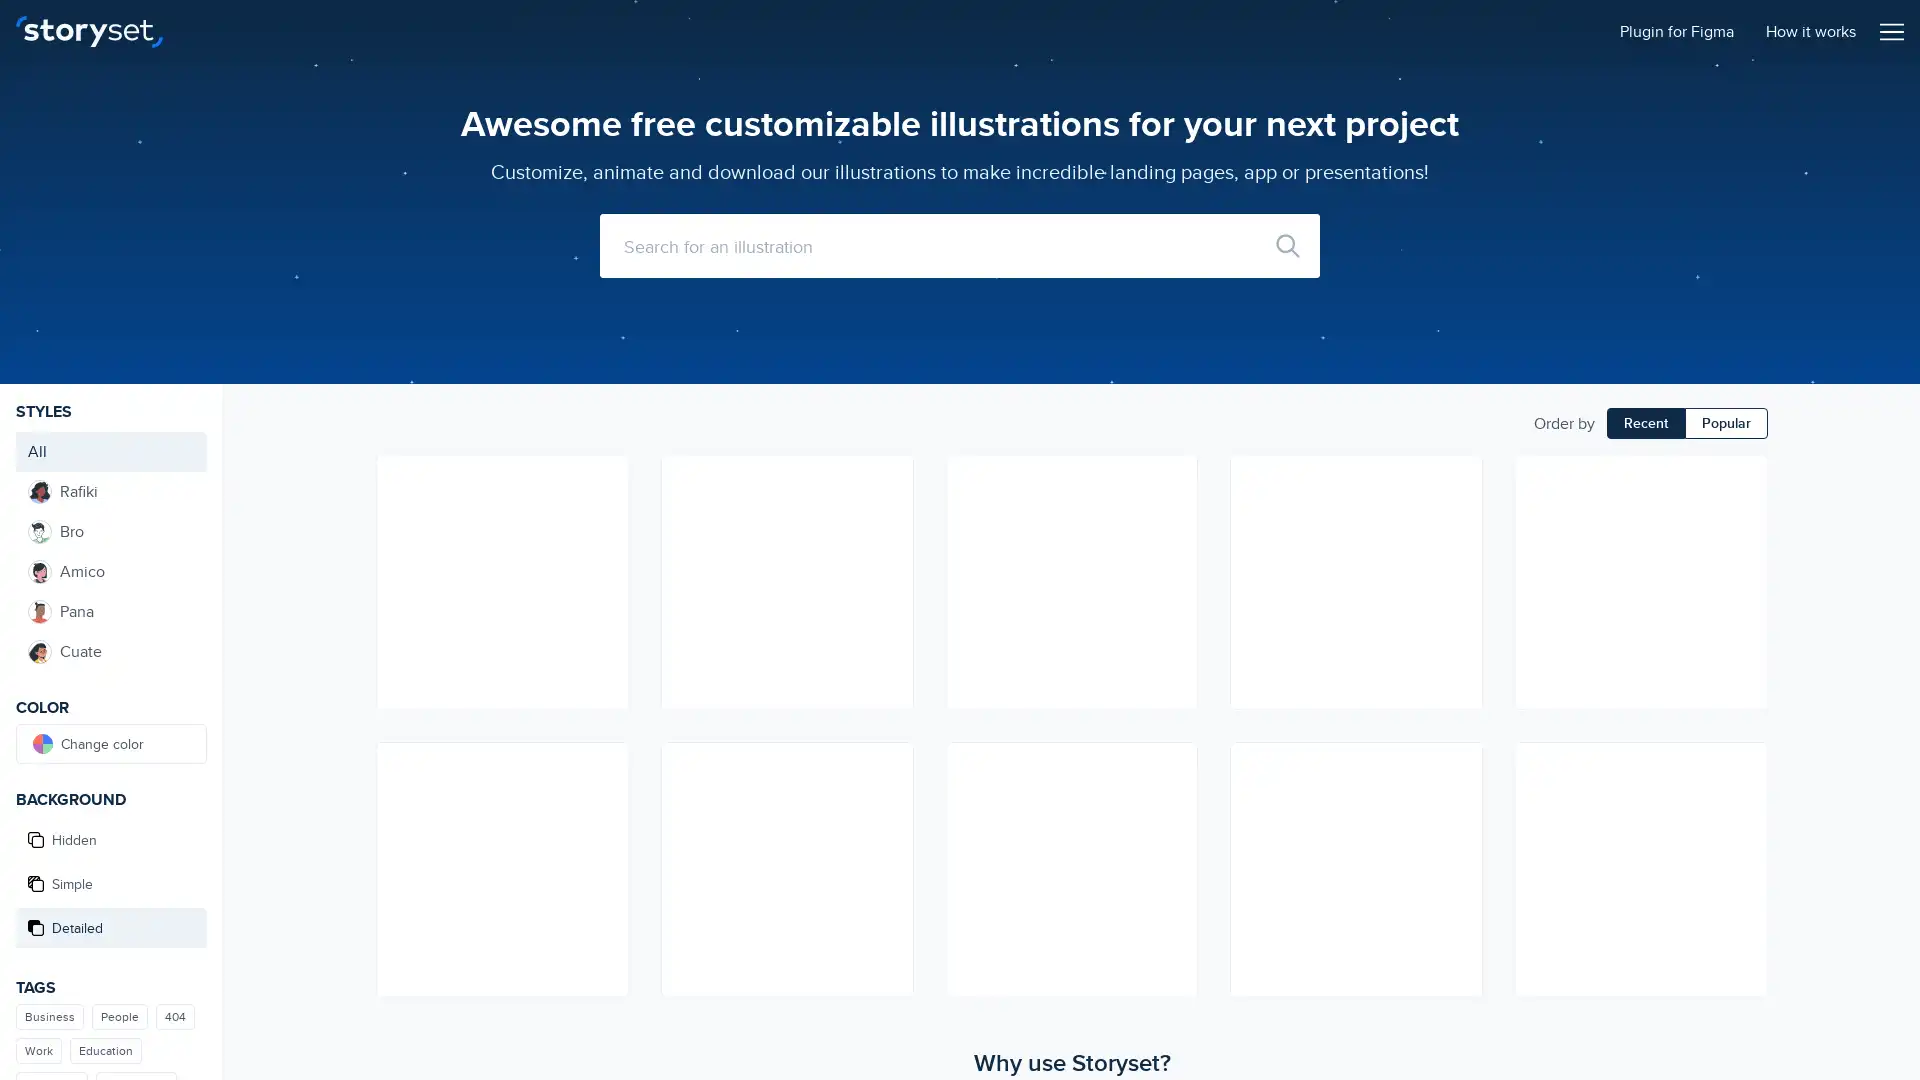 The height and width of the screenshot is (1080, 1920). Describe the element at coordinates (1287, 245) in the screenshot. I see `Search button` at that location.